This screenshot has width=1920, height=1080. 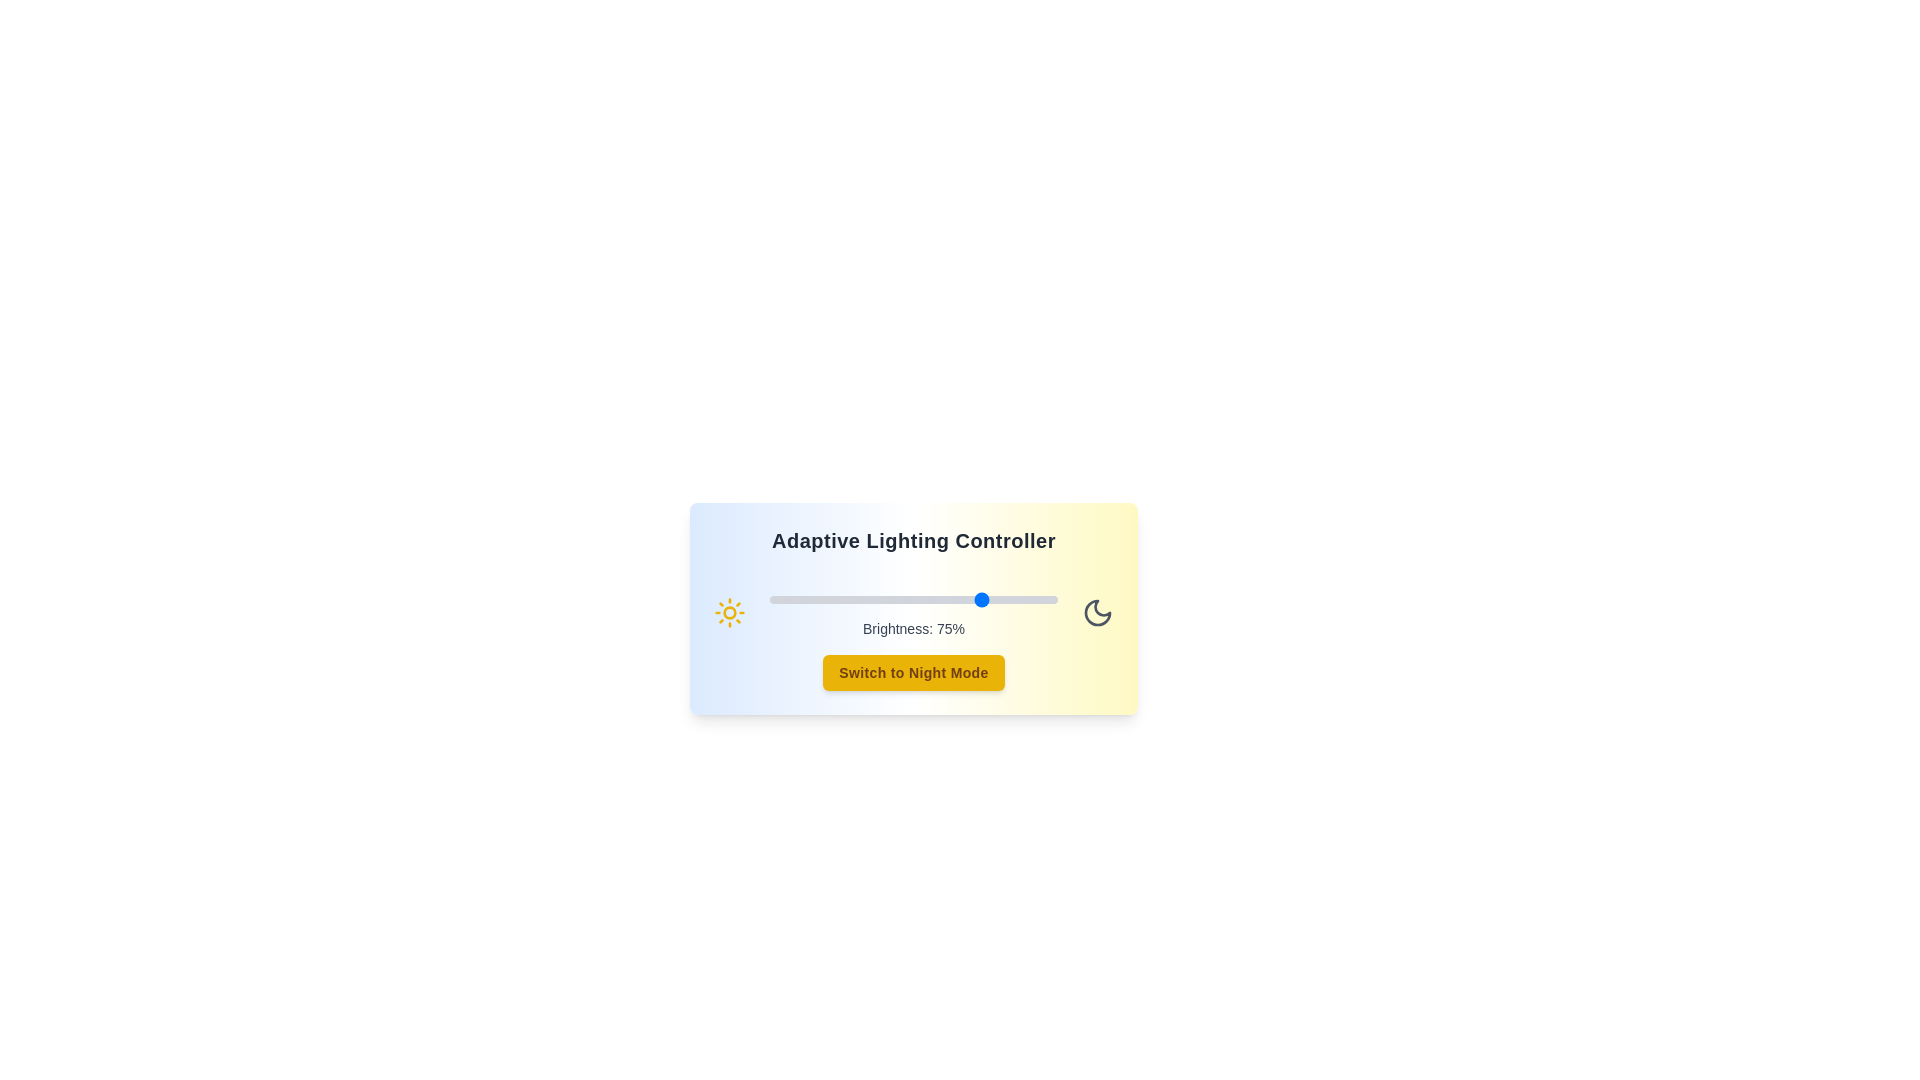 I want to click on the brightness level, so click(x=1020, y=599).